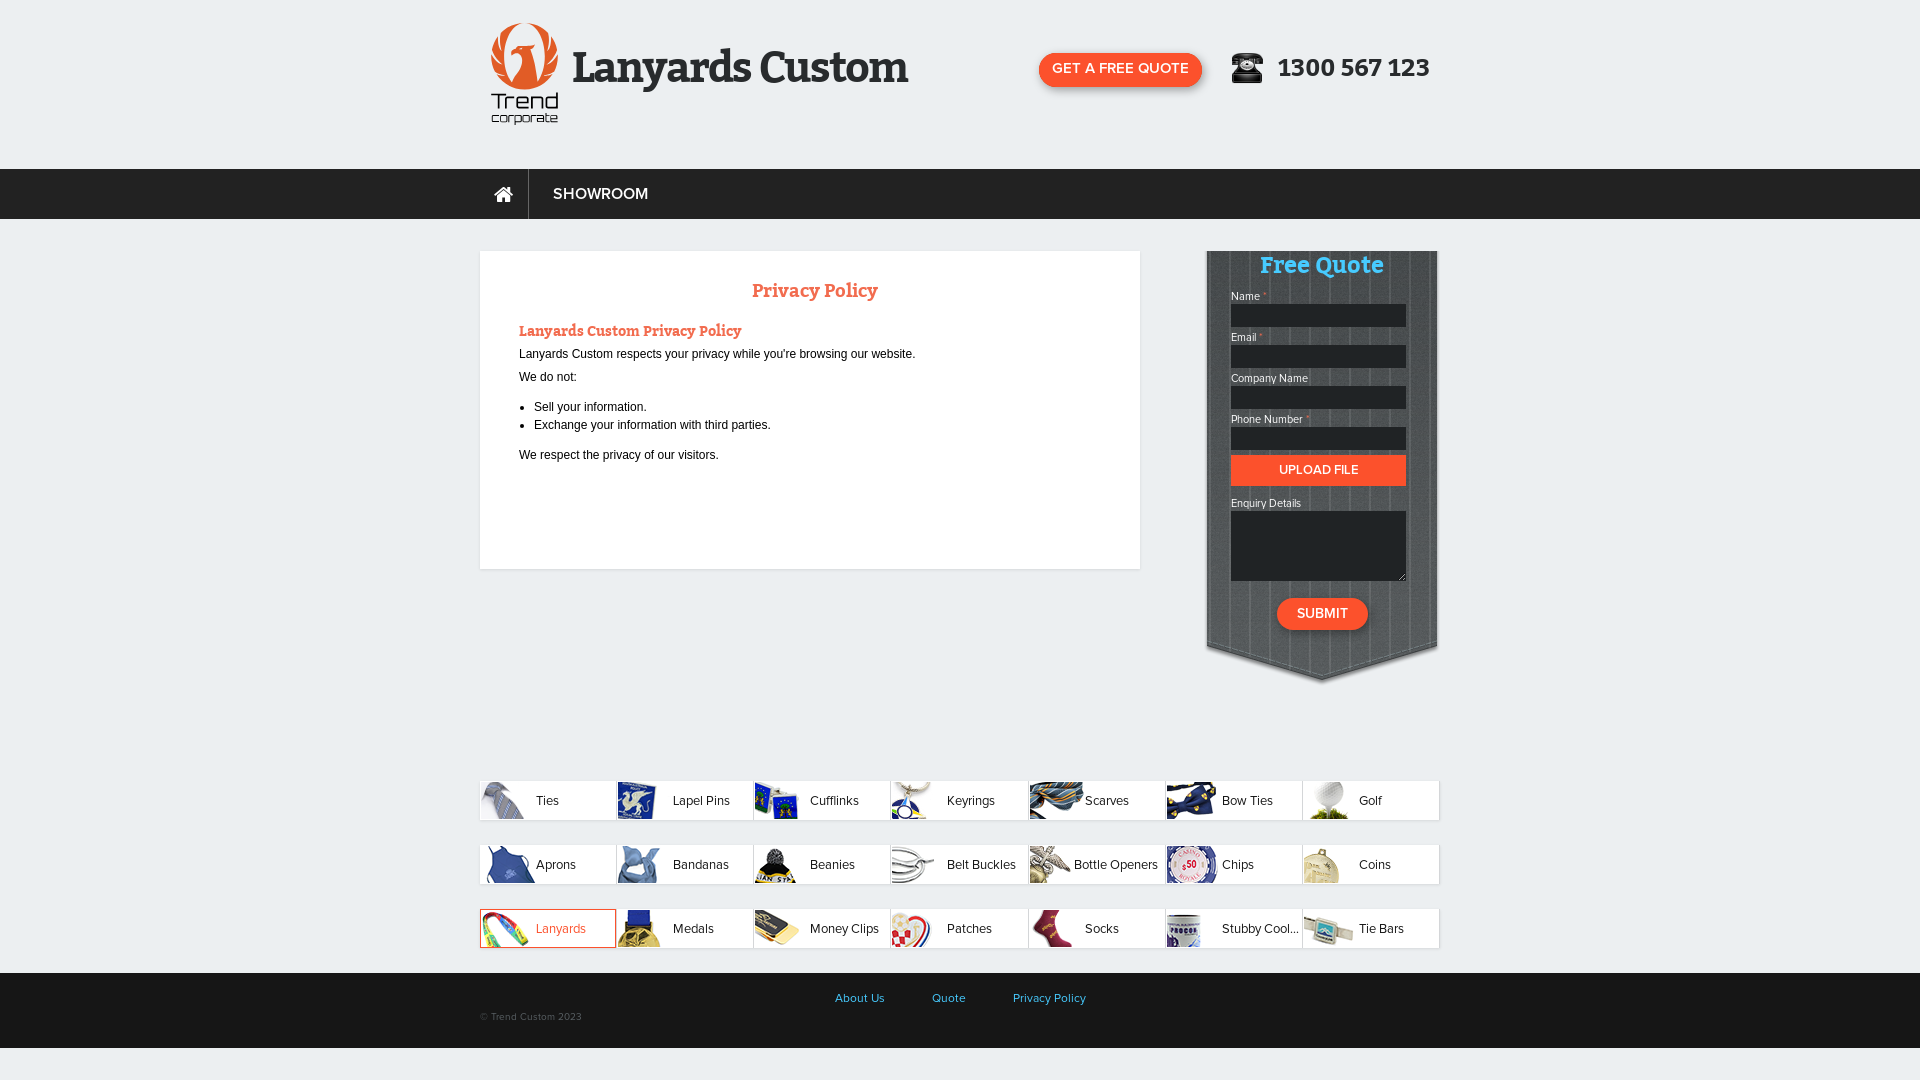 The height and width of the screenshot is (1080, 1920). What do you see at coordinates (616, 928) in the screenshot?
I see `'Medals'` at bounding box center [616, 928].